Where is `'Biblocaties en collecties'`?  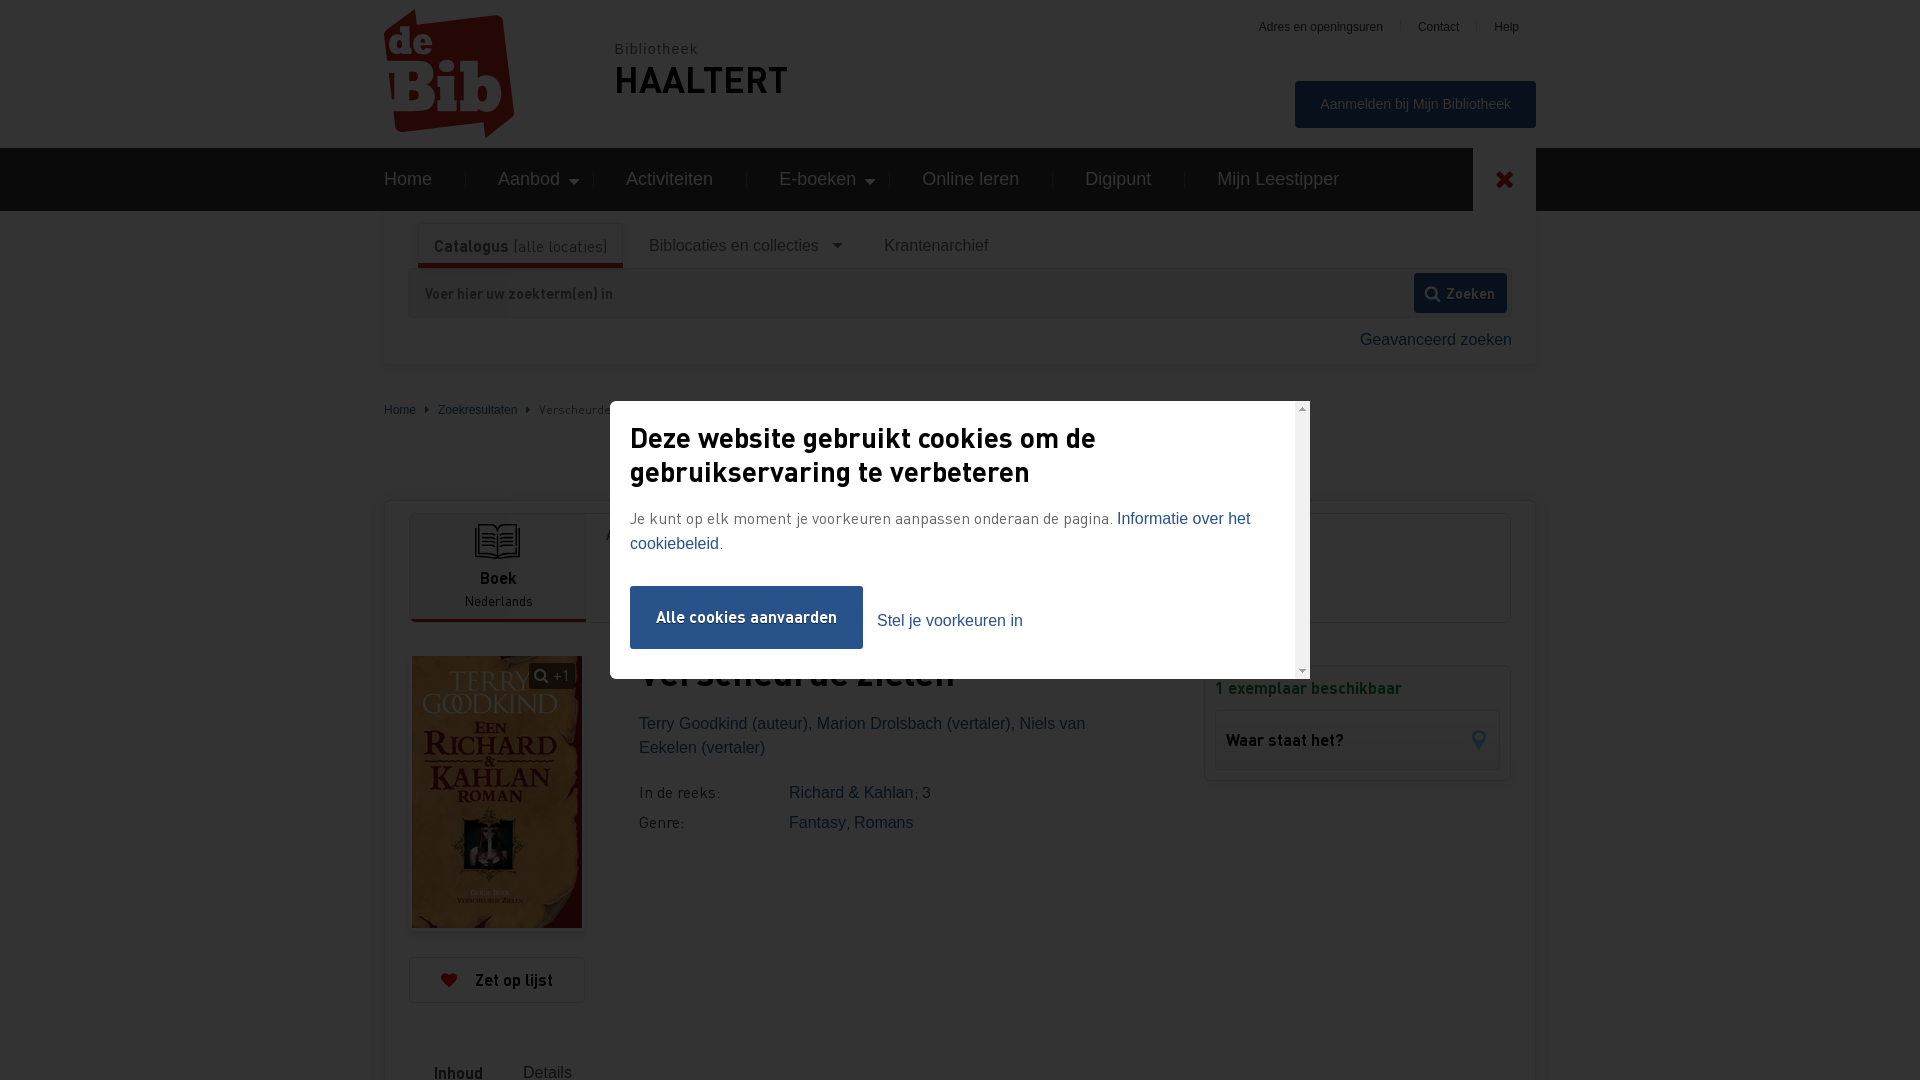
'Biblocaties en collecties' is located at coordinates (744, 245).